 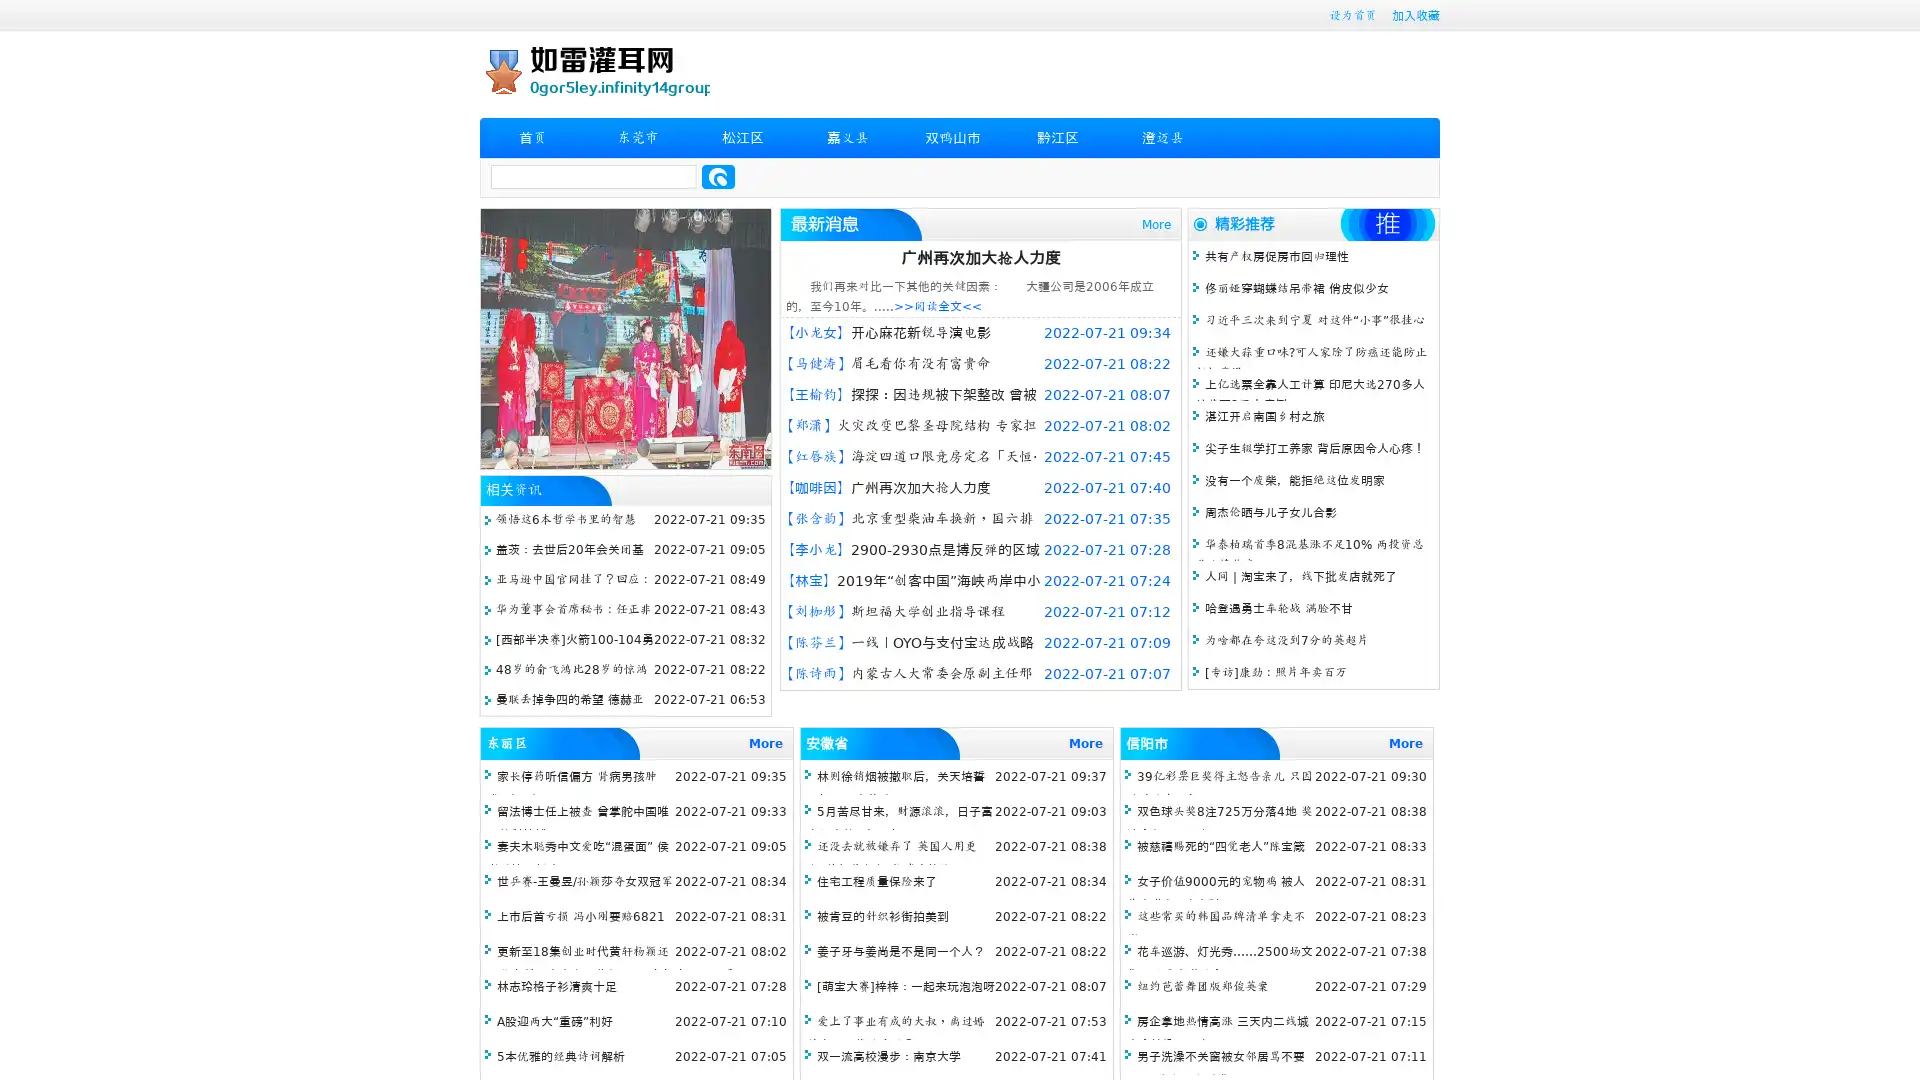 What do you see at coordinates (718, 176) in the screenshot?
I see `Search` at bounding box center [718, 176].